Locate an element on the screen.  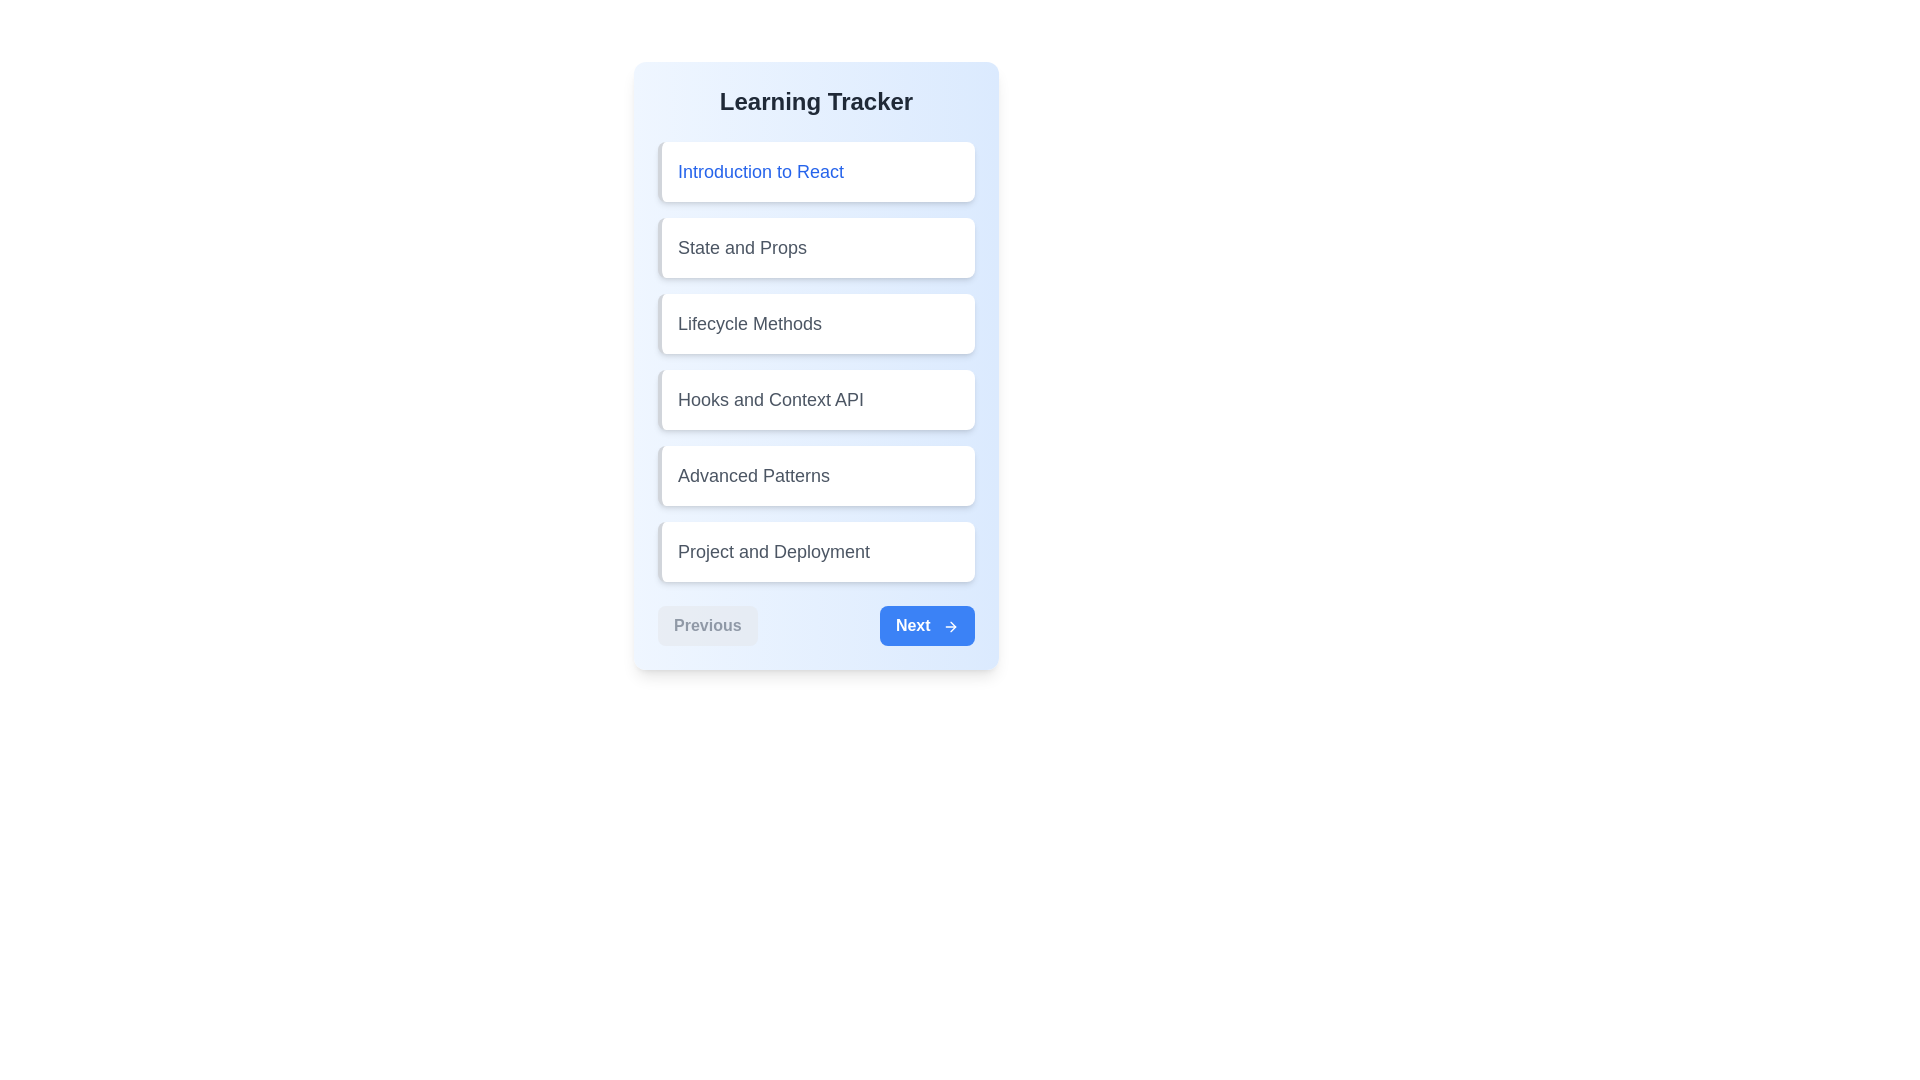
the lesson titled 'Hooks and Context API' to select it is located at coordinates (816, 400).